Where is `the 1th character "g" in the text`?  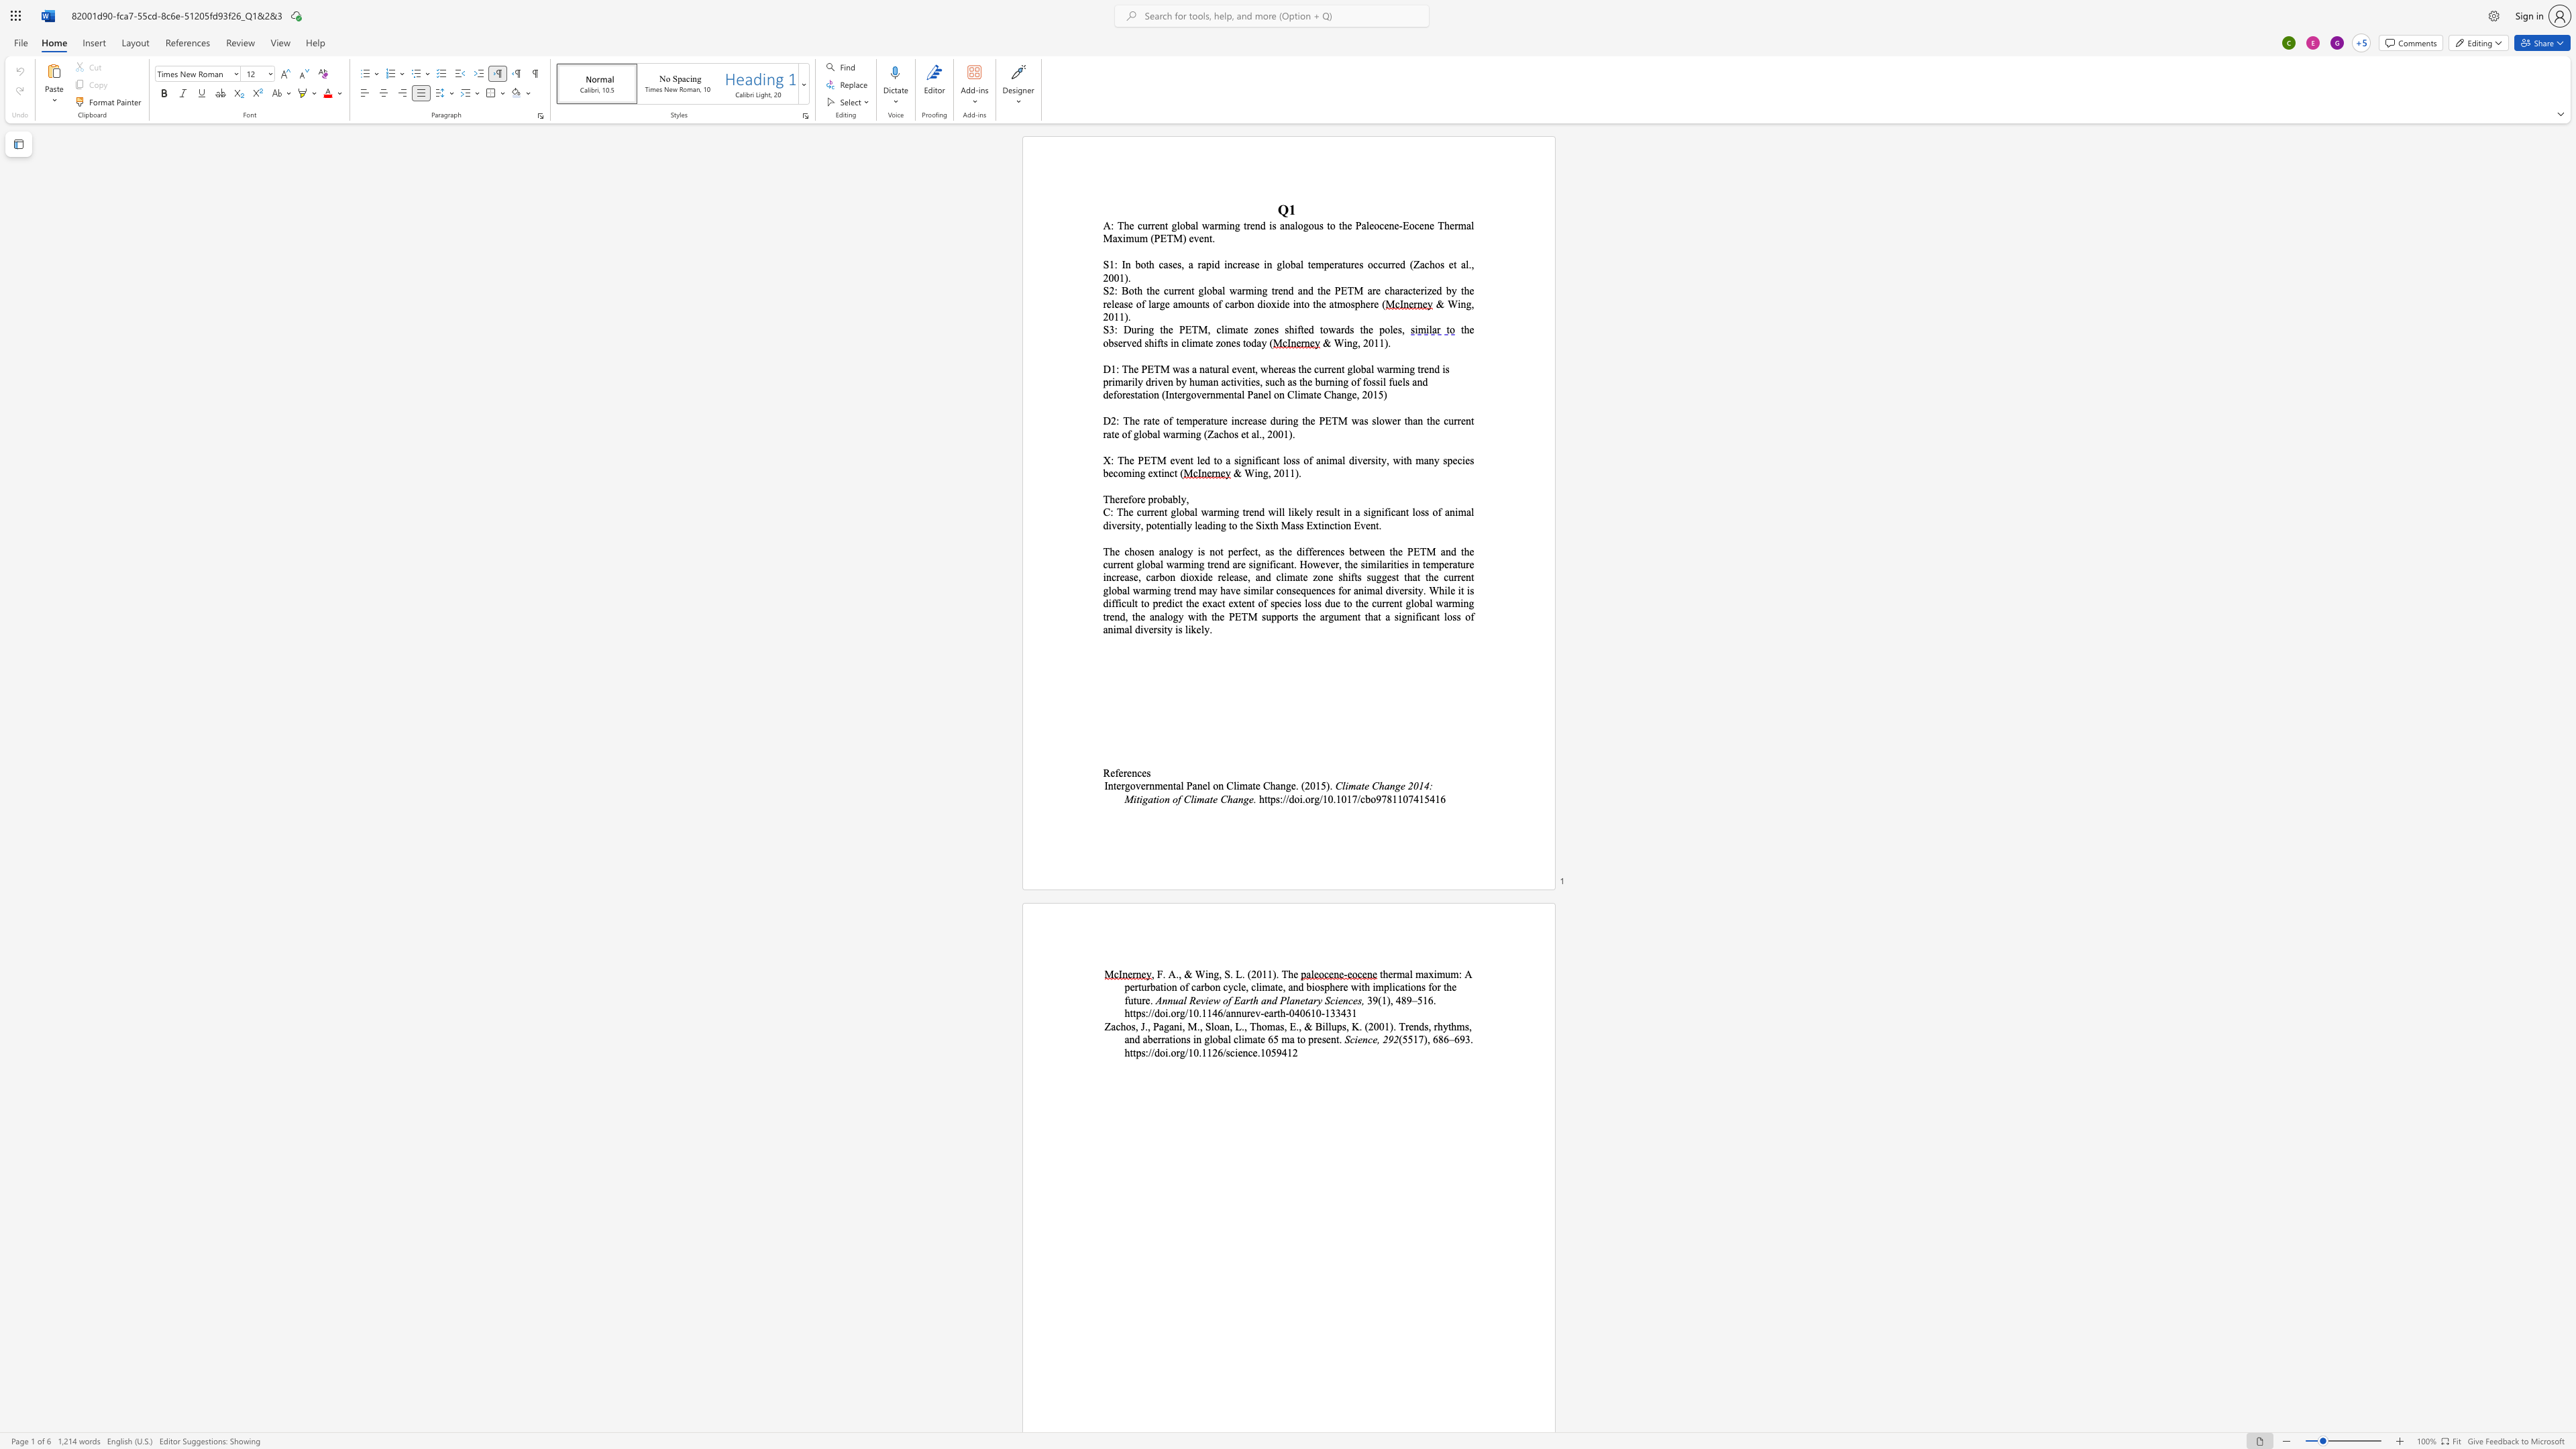
the 1th character "g" in the text is located at coordinates (1353, 342).